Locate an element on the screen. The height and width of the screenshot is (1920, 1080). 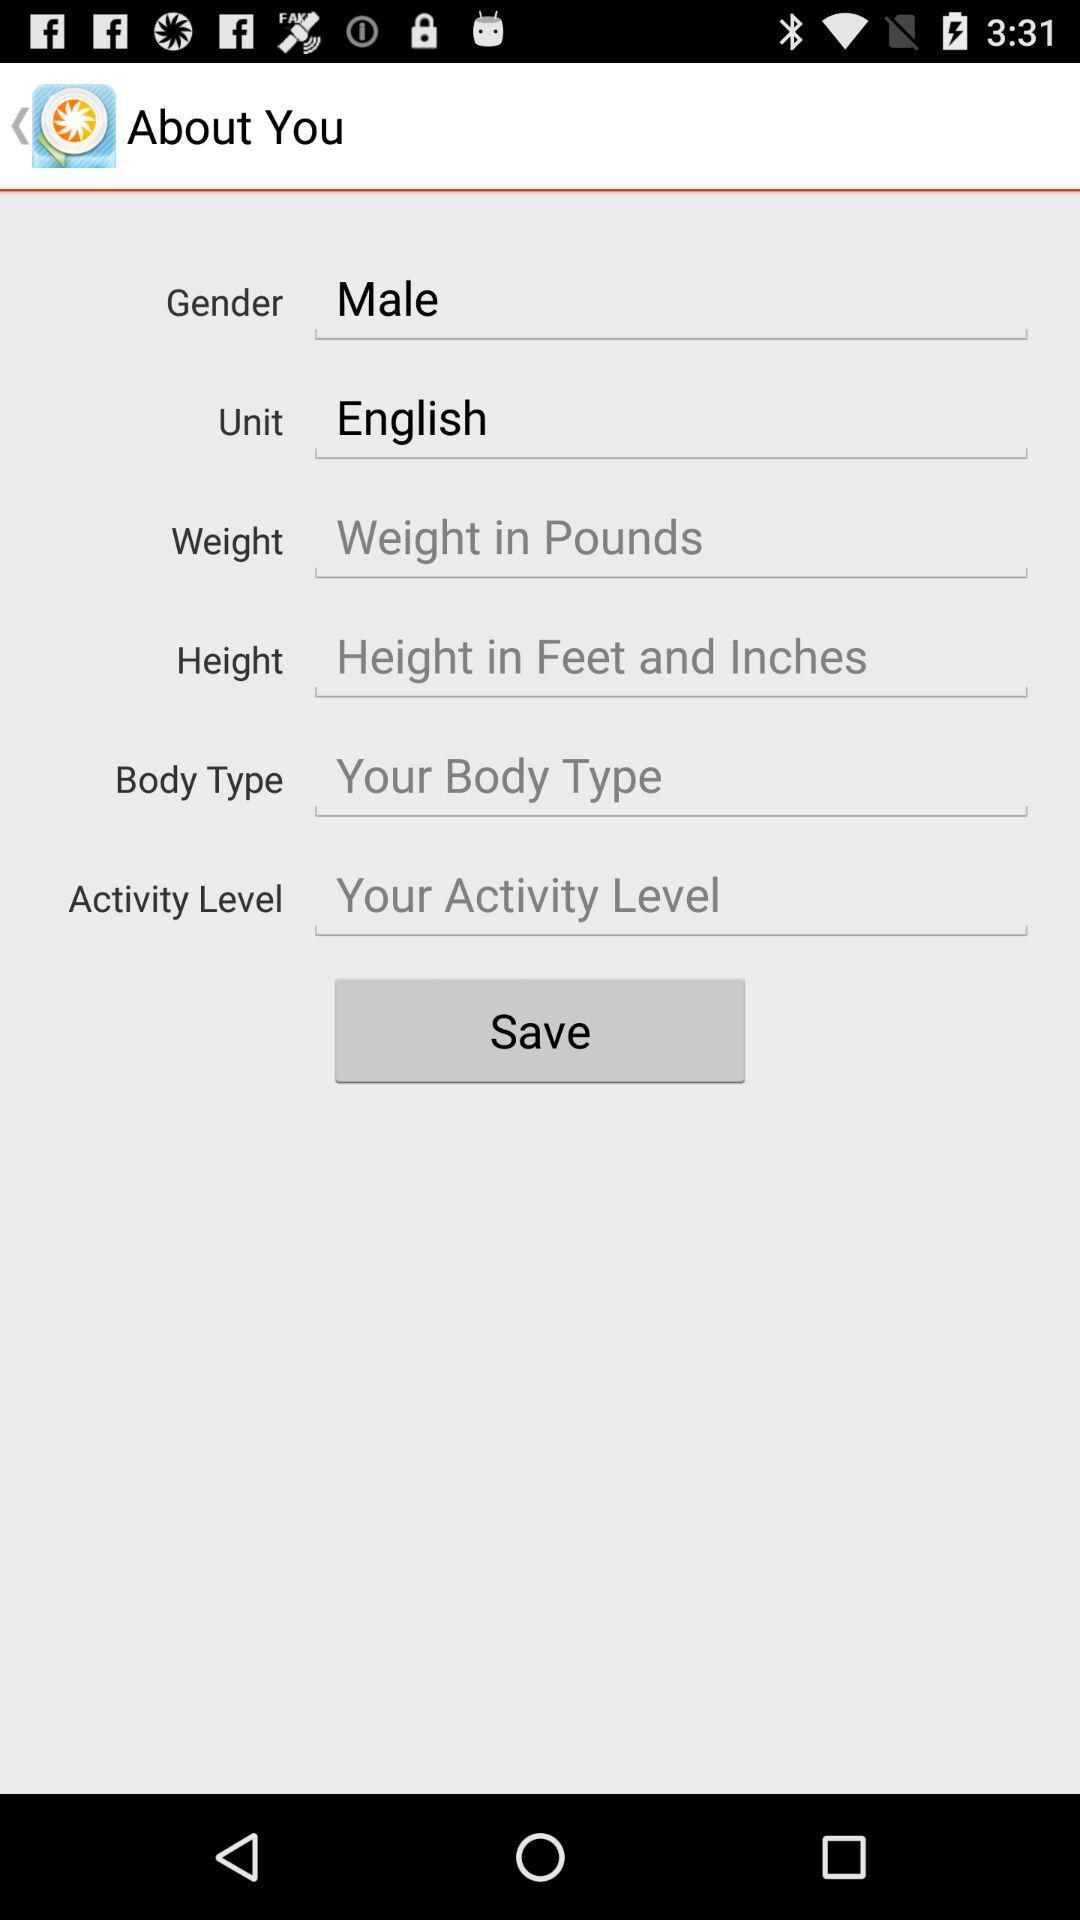
height input is located at coordinates (671, 656).